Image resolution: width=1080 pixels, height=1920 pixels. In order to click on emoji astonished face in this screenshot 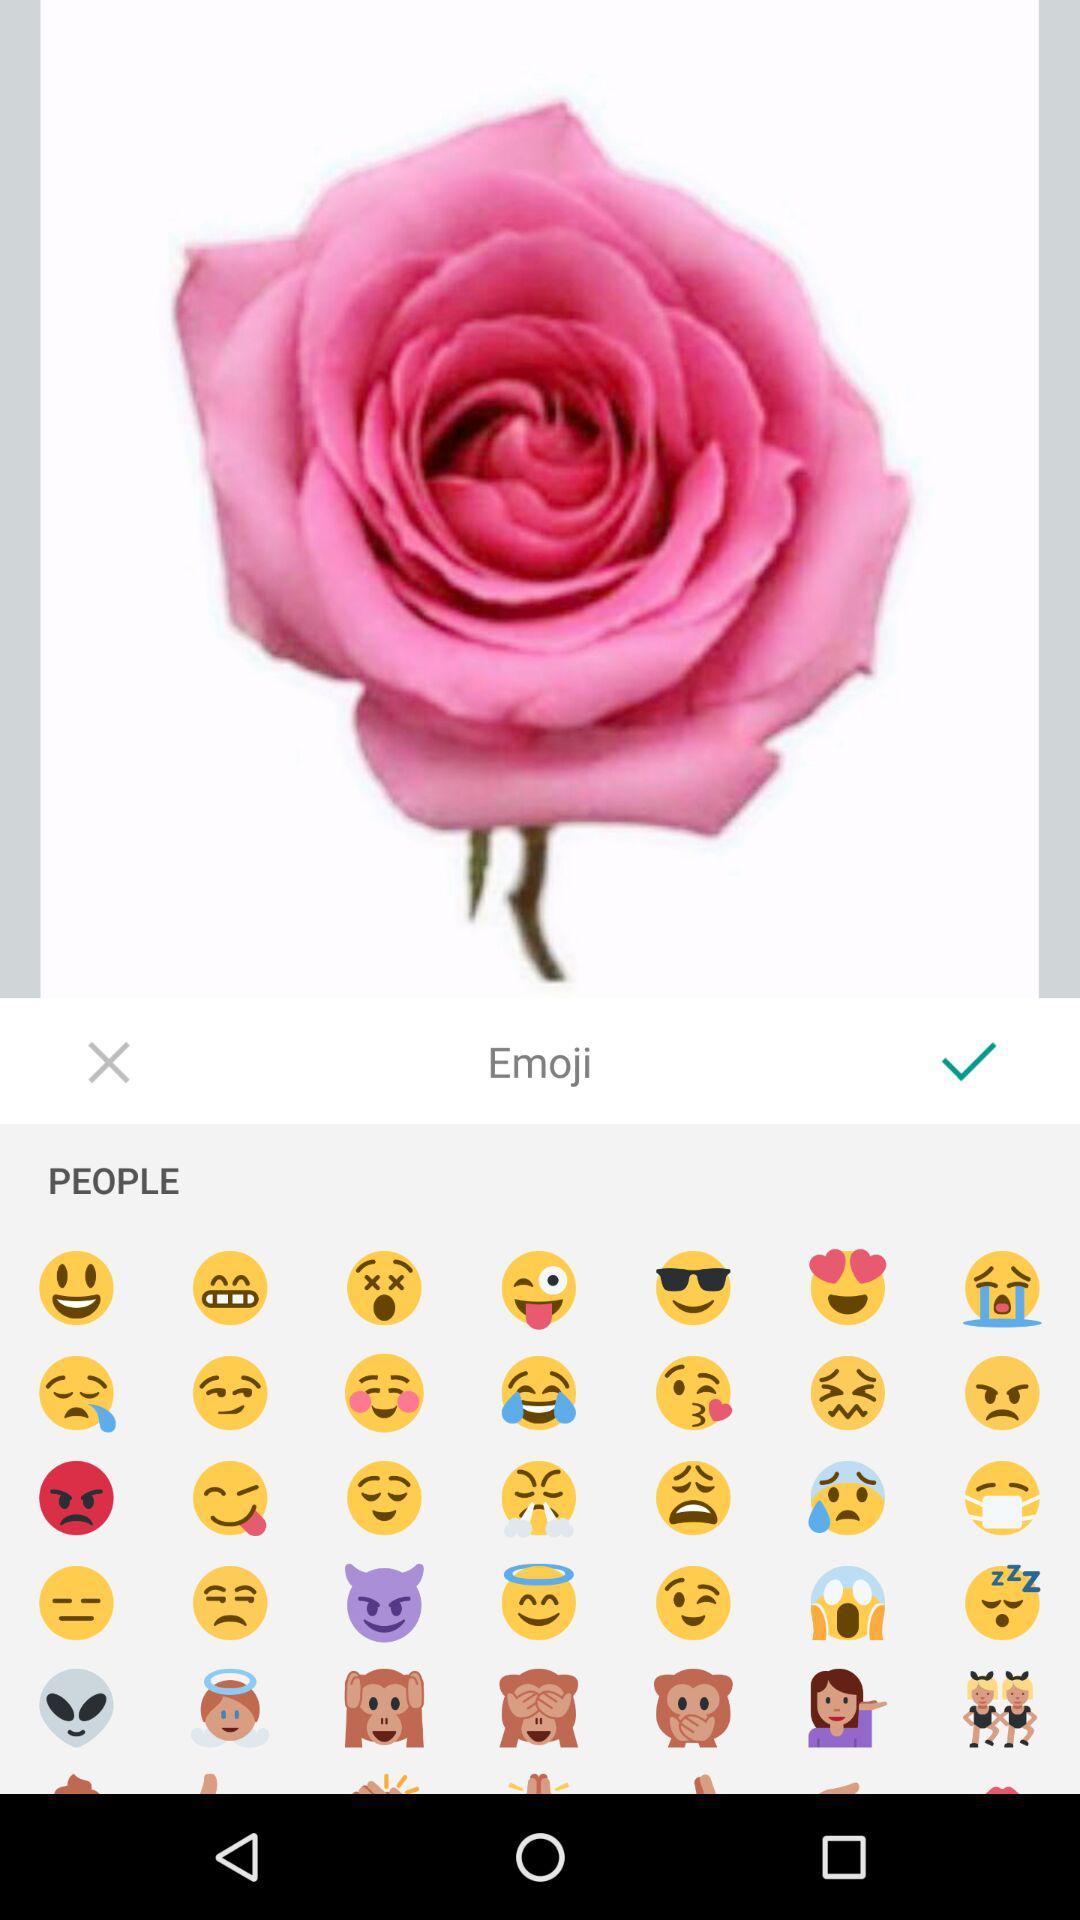, I will do `click(384, 1288)`.